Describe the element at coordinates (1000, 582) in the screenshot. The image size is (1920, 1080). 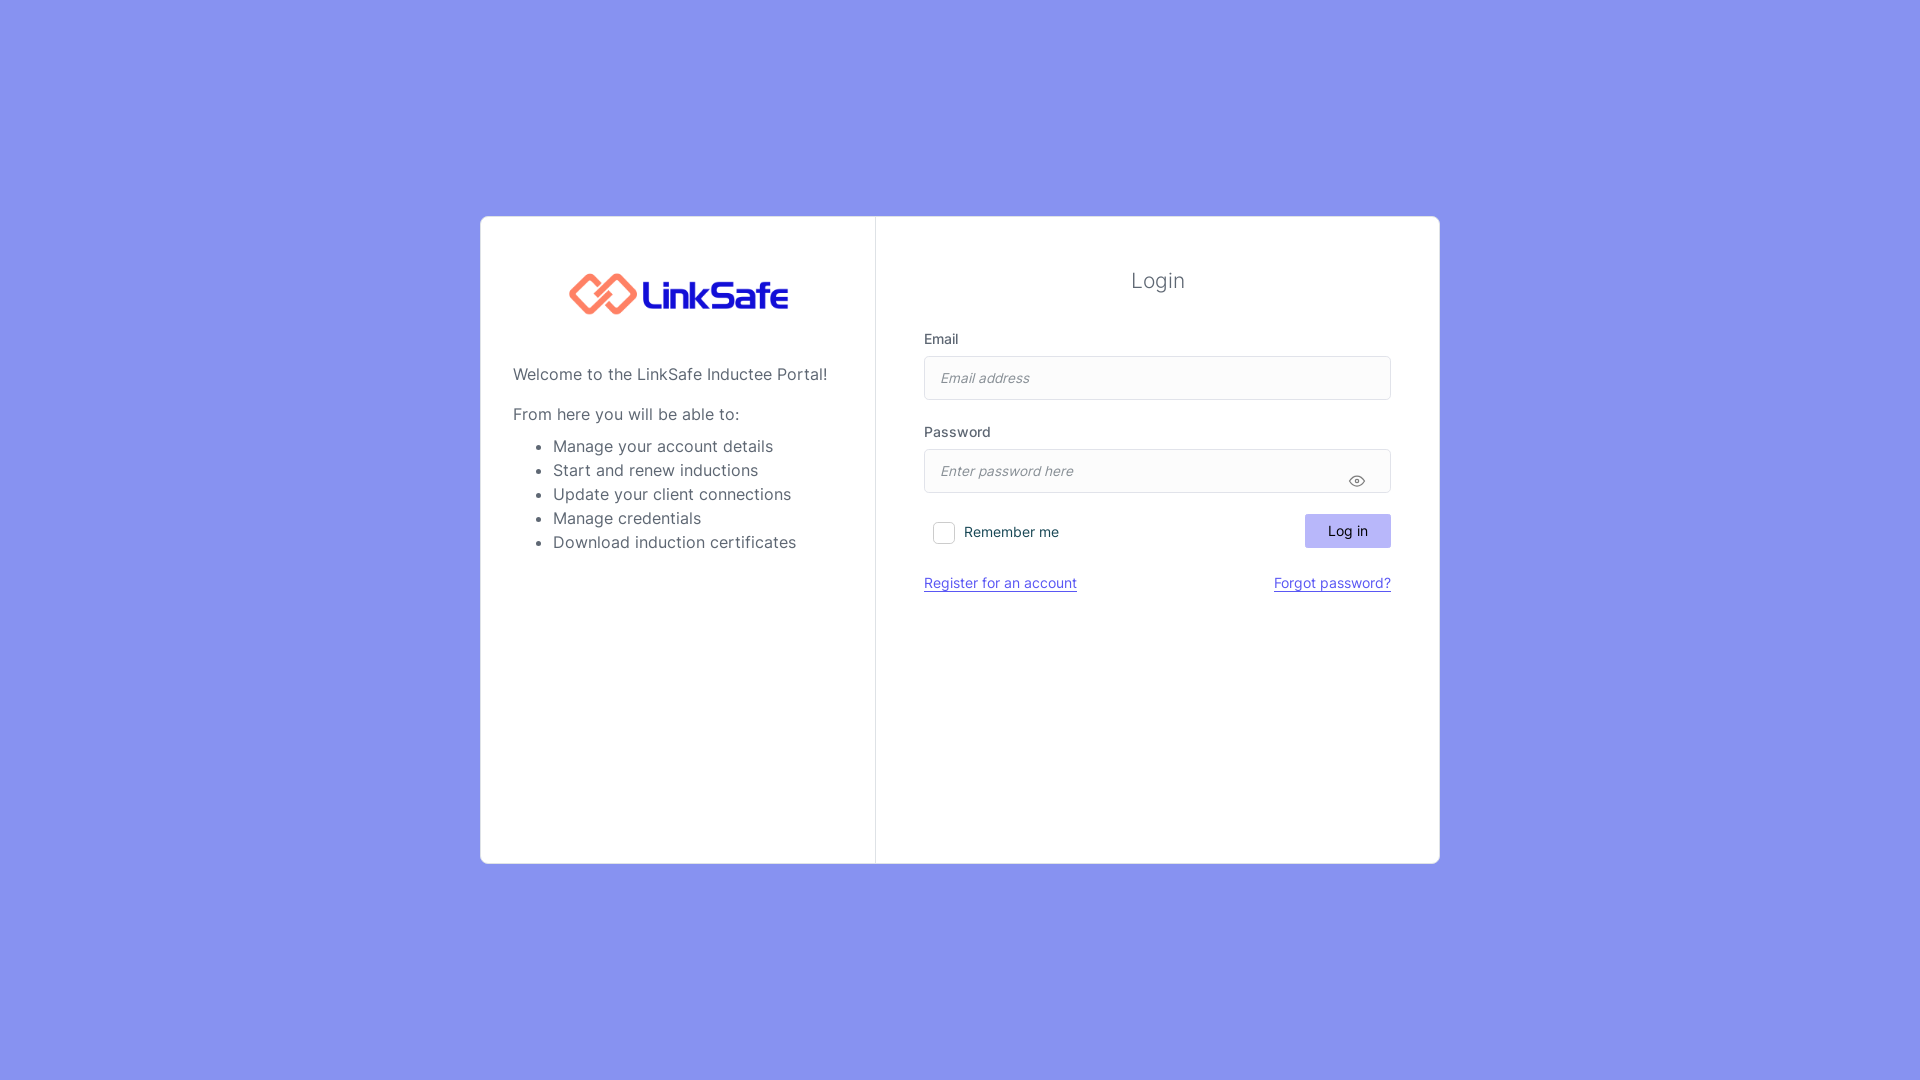
I see `'Register for an account'` at that location.